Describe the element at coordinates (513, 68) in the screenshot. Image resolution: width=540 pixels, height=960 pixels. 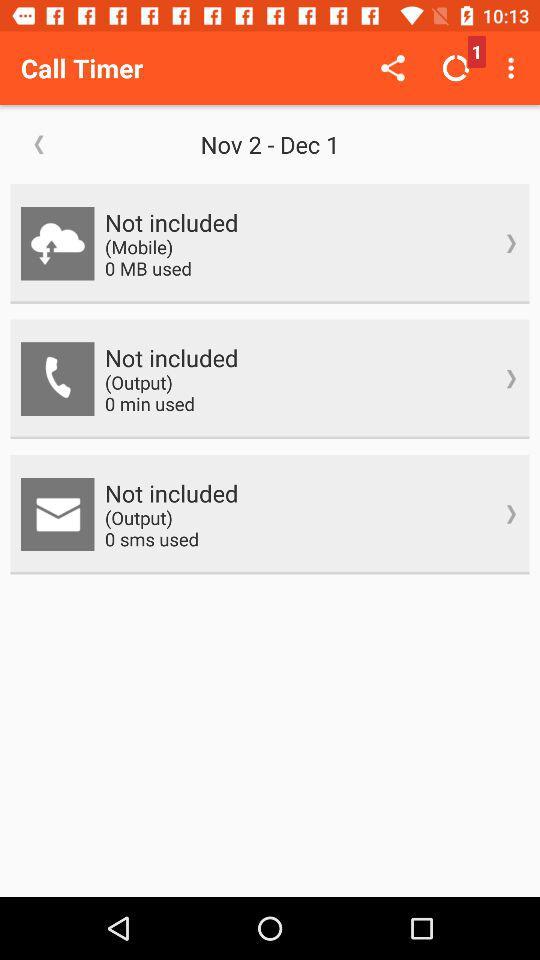
I see `the icon to the right of the 1 item` at that location.